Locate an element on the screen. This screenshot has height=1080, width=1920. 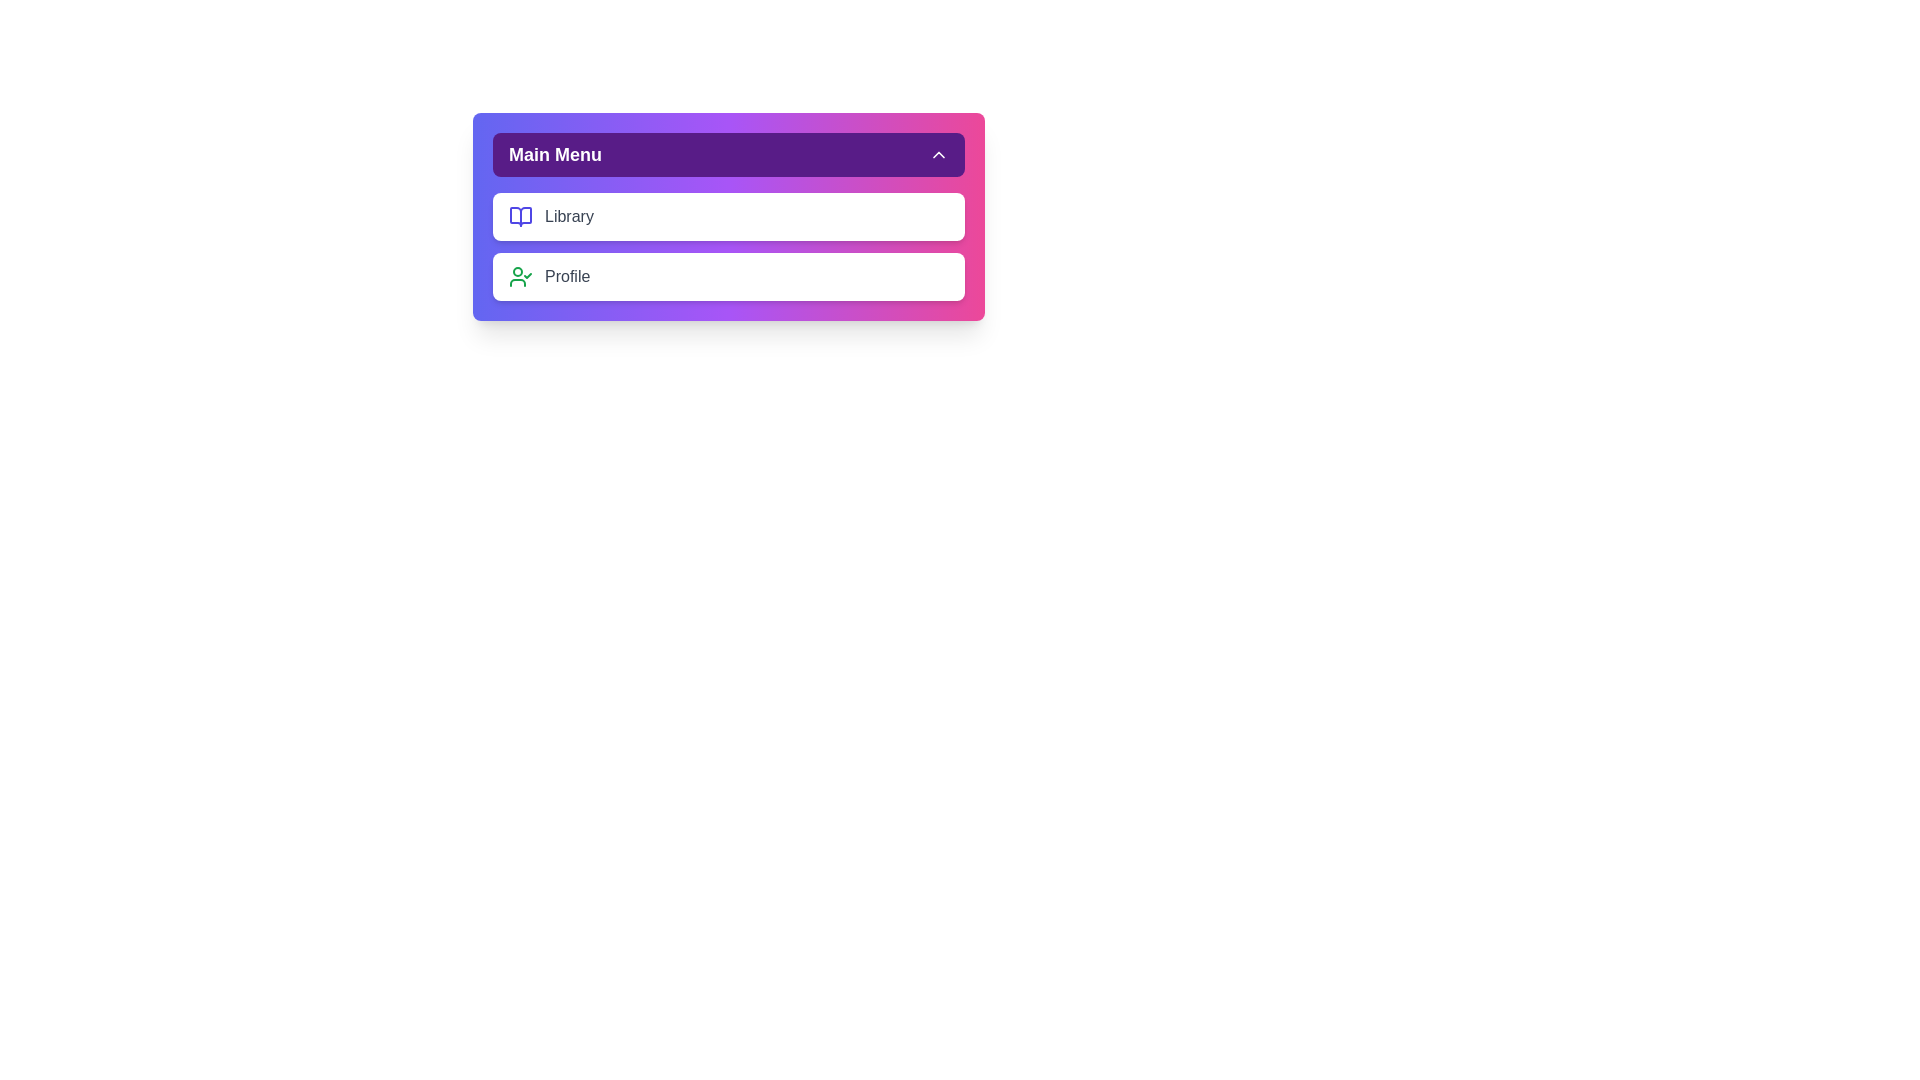
the 'Profile' text label in the vertical menu, which is located below the 'Library' menu item and to the right of the user profile icon is located at coordinates (566, 277).